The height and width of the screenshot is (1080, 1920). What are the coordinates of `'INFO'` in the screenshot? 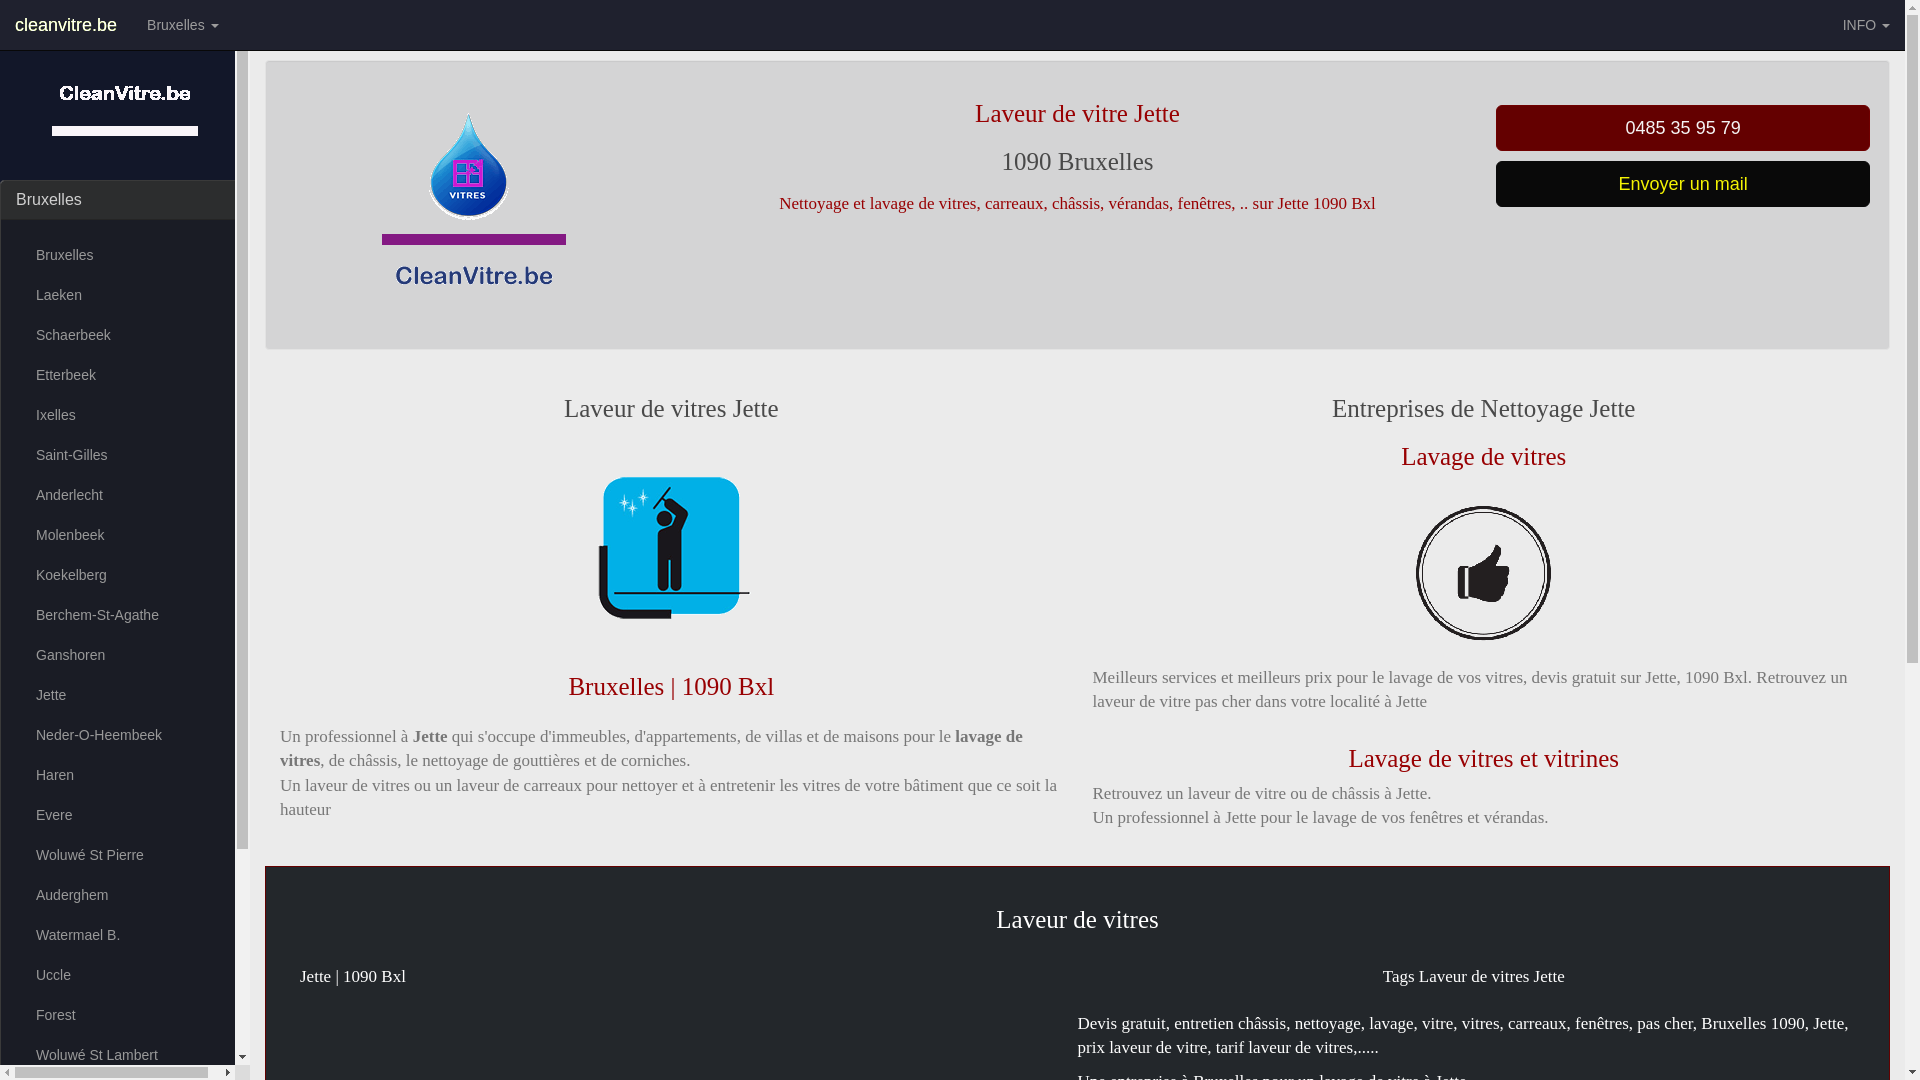 It's located at (1865, 24).